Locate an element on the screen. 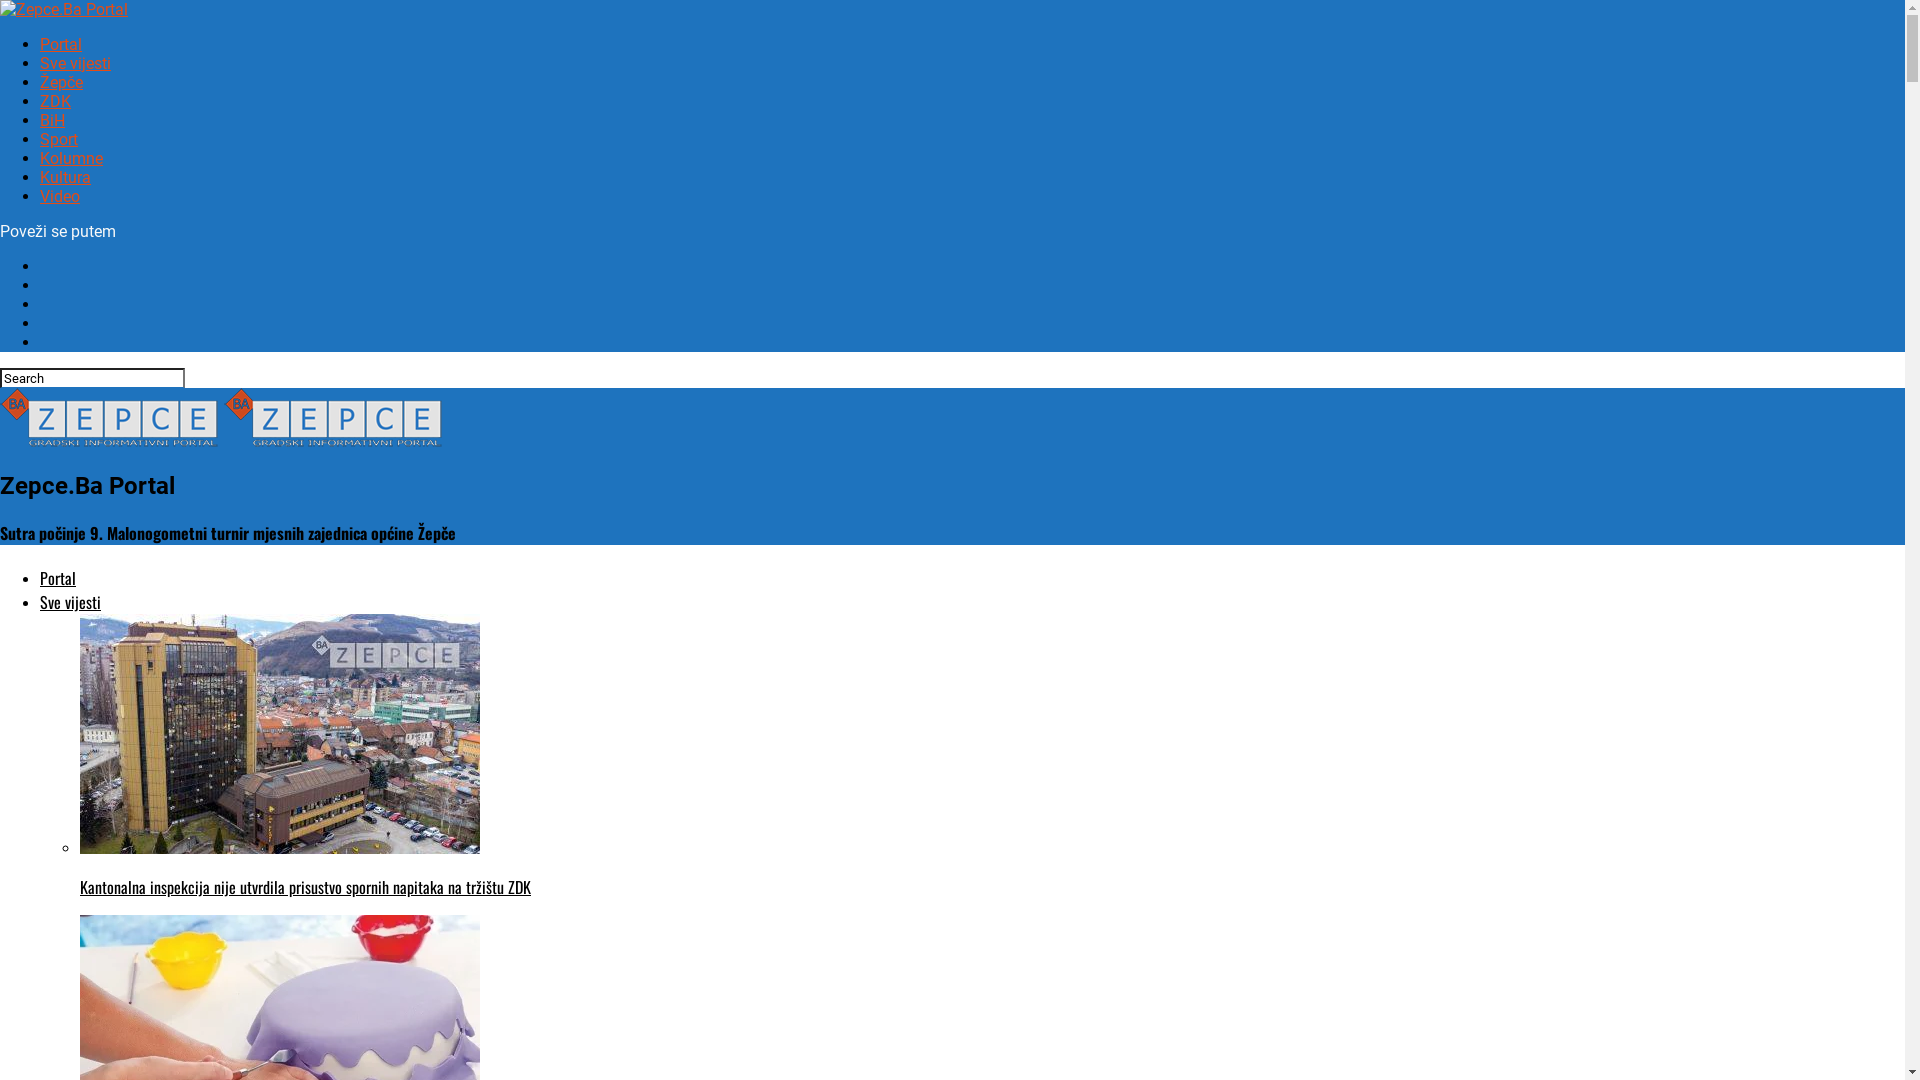  'Portal' is located at coordinates (57, 578).